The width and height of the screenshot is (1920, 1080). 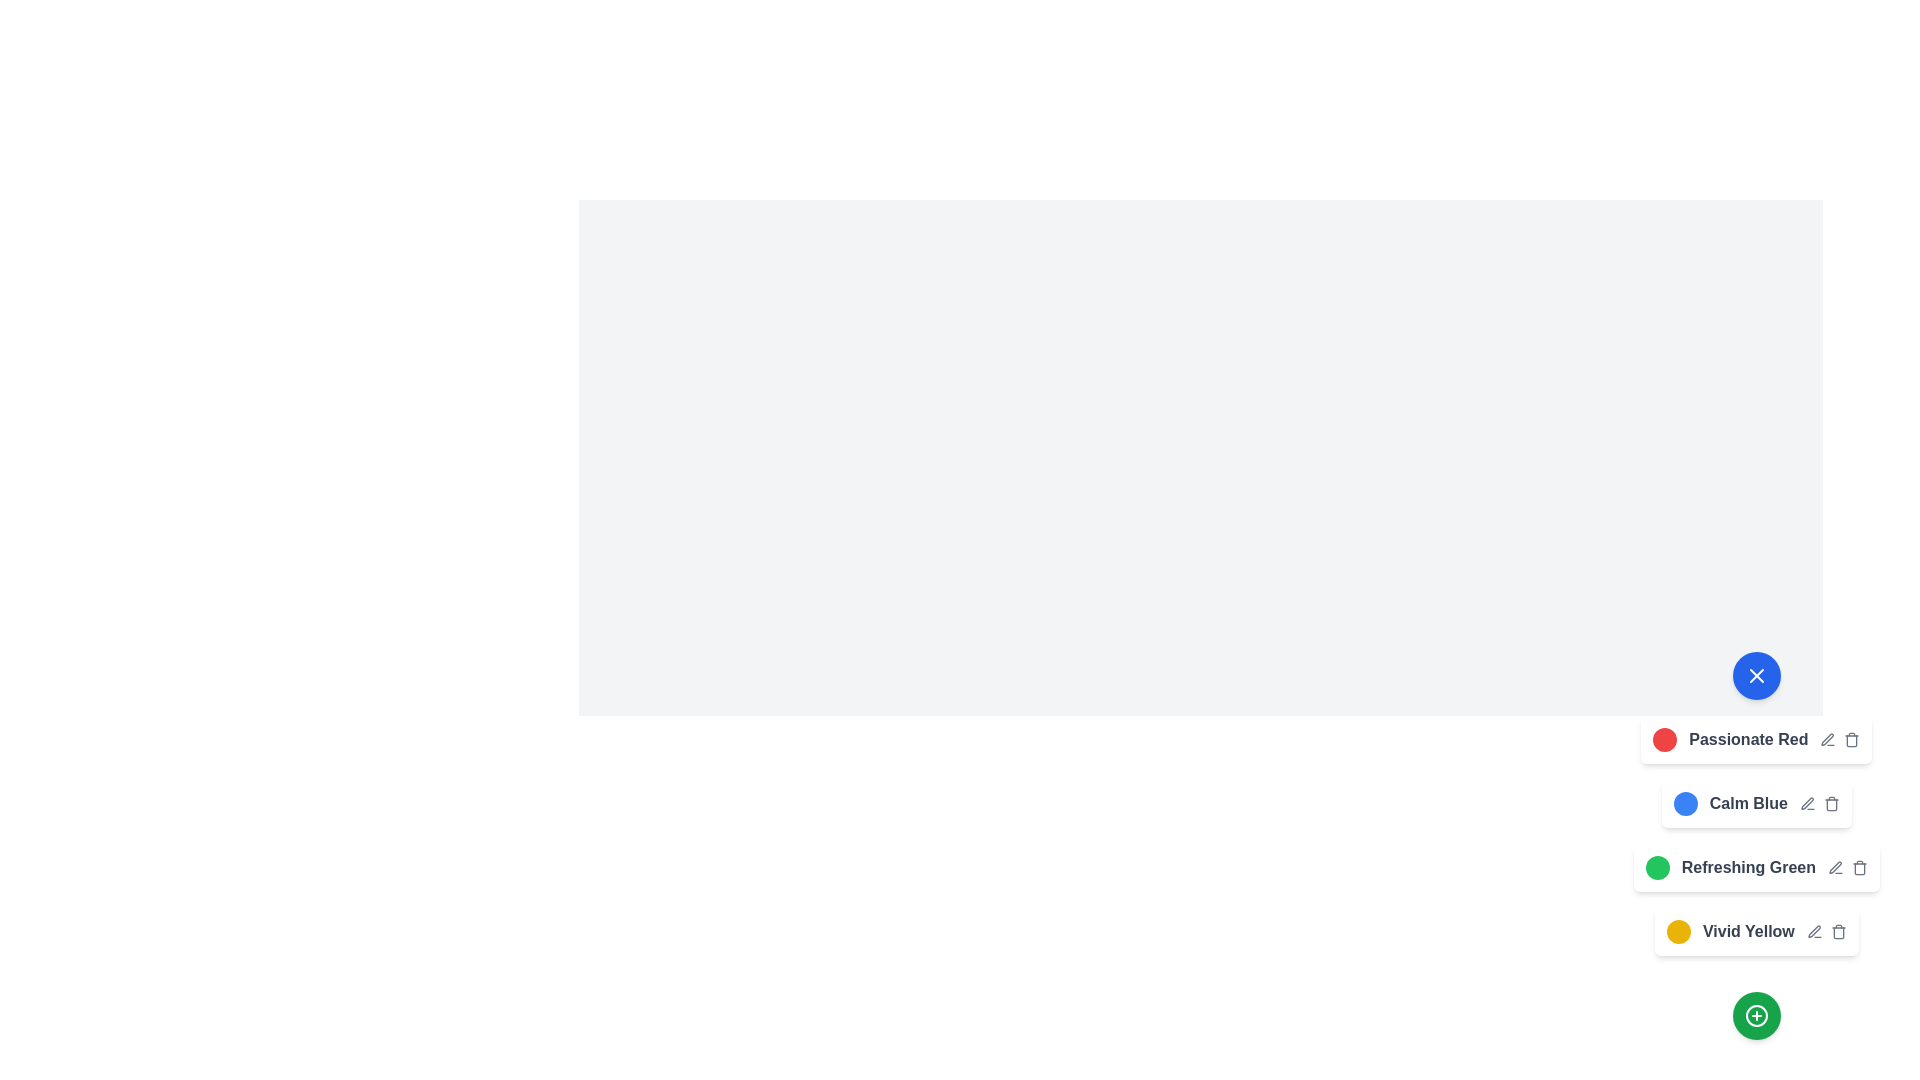 I want to click on the color theme Calm Blue from the list, so click(x=1684, y=802).